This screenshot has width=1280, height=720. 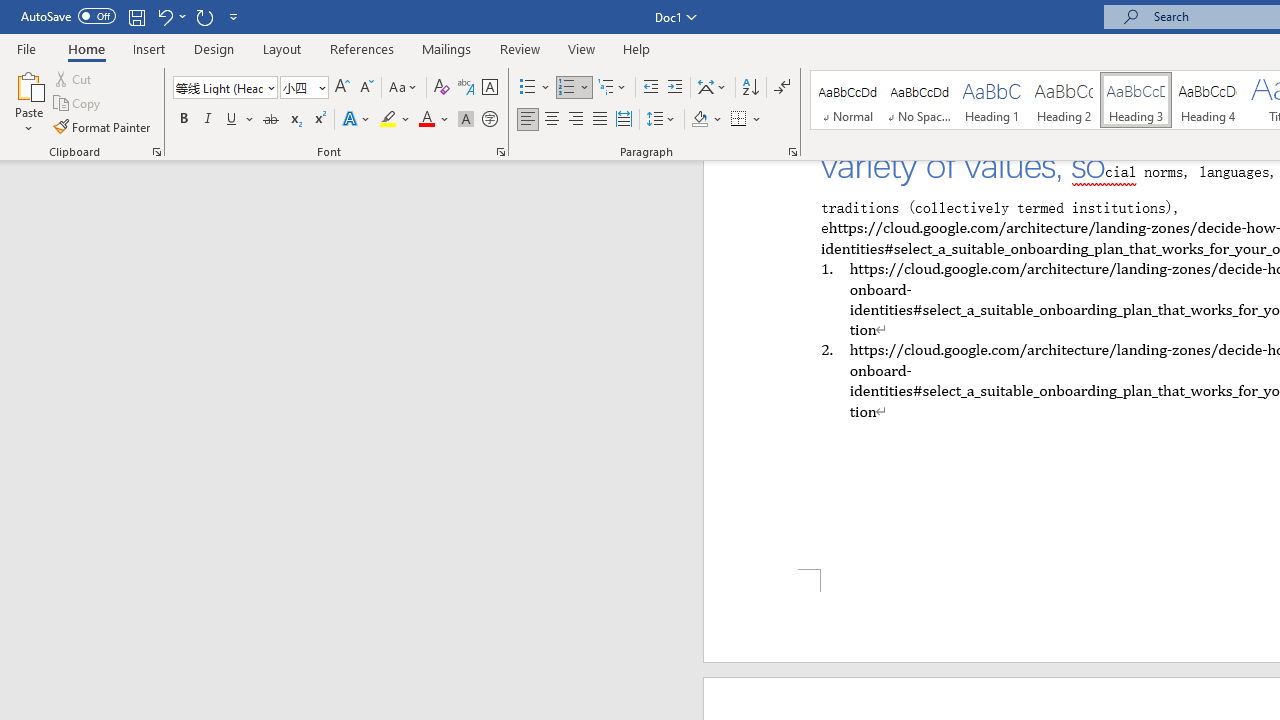 What do you see at coordinates (781, 86) in the screenshot?
I see `'Show/Hide Editing Marks'` at bounding box center [781, 86].